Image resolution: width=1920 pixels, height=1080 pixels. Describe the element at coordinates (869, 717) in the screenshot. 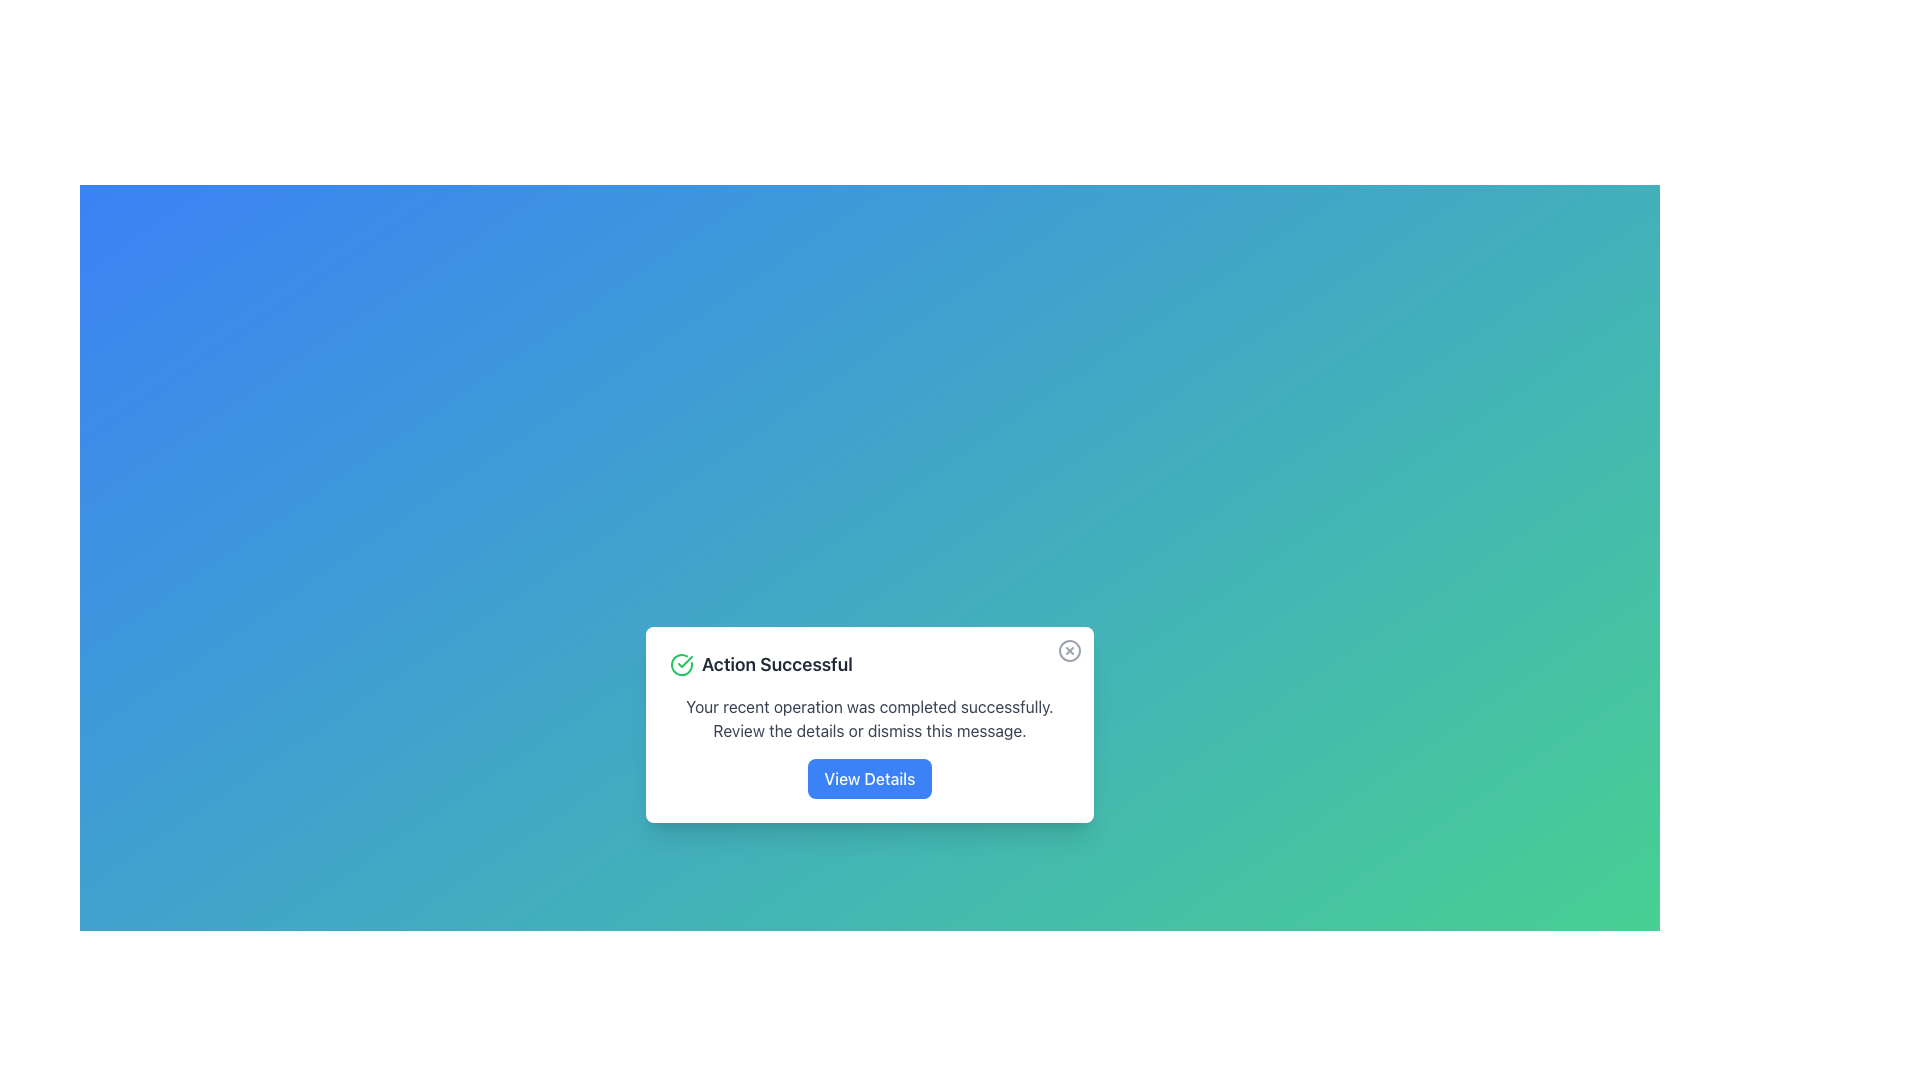

I see `the informational text located centrally within the popup modal, positioned below the heading 'Action Successful' and above the 'View Details' button` at that location.